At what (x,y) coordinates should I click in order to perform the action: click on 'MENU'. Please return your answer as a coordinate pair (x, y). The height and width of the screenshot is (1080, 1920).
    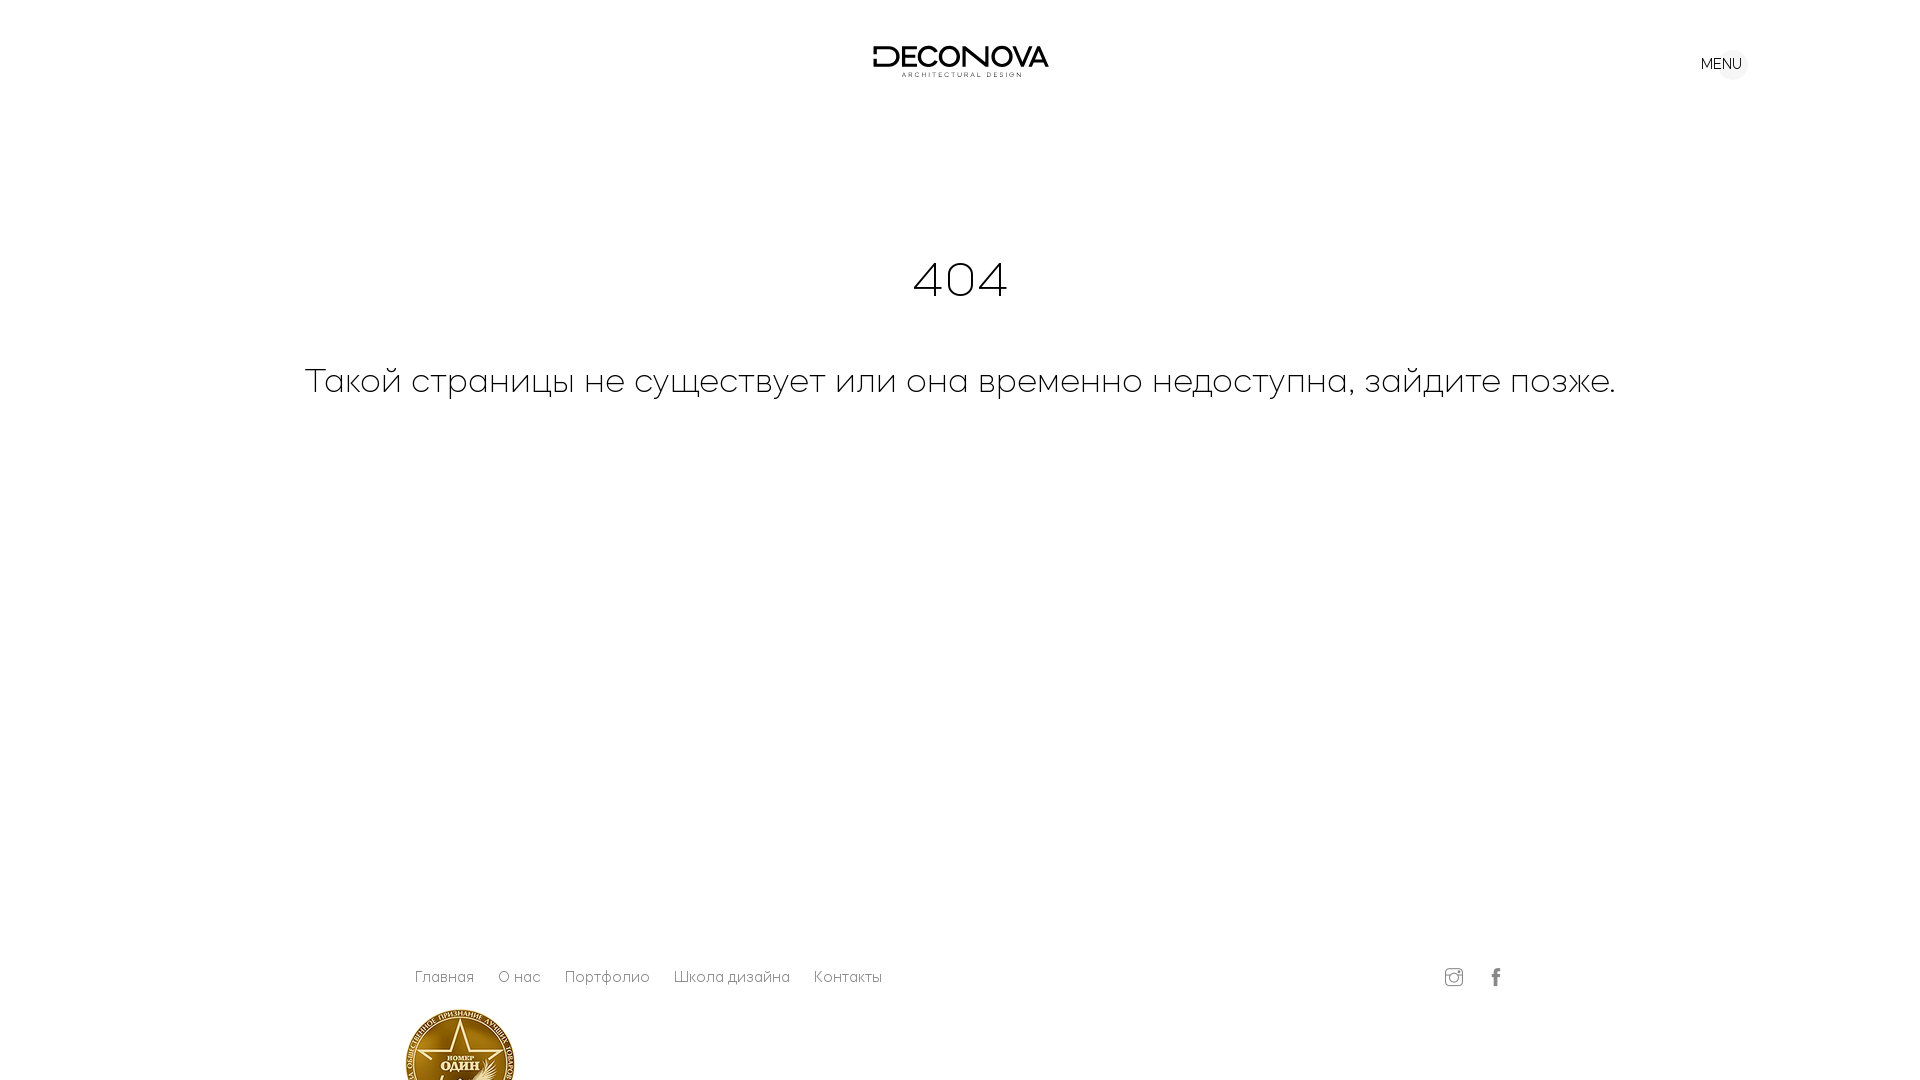
    Looking at the image, I should click on (1707, 58).